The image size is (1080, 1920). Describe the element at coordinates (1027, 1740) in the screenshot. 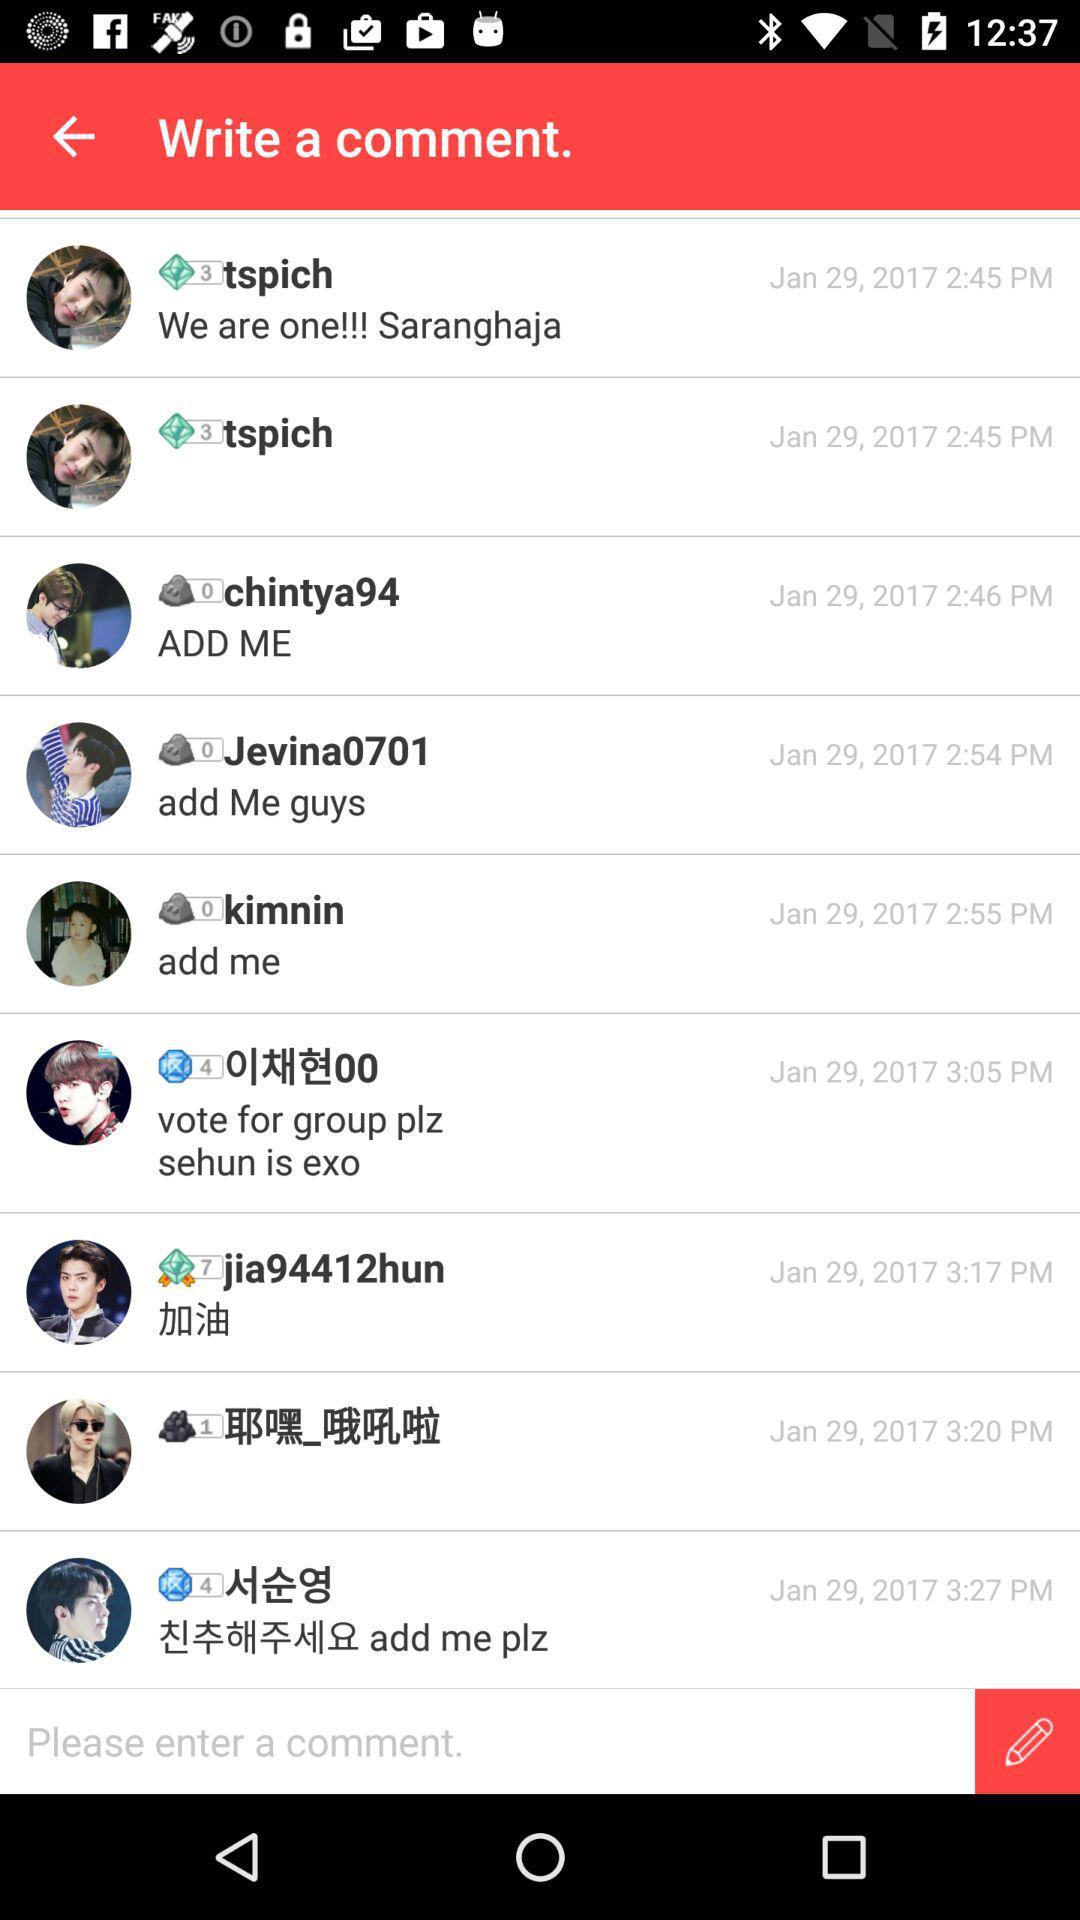

I see `write a message` at that location.